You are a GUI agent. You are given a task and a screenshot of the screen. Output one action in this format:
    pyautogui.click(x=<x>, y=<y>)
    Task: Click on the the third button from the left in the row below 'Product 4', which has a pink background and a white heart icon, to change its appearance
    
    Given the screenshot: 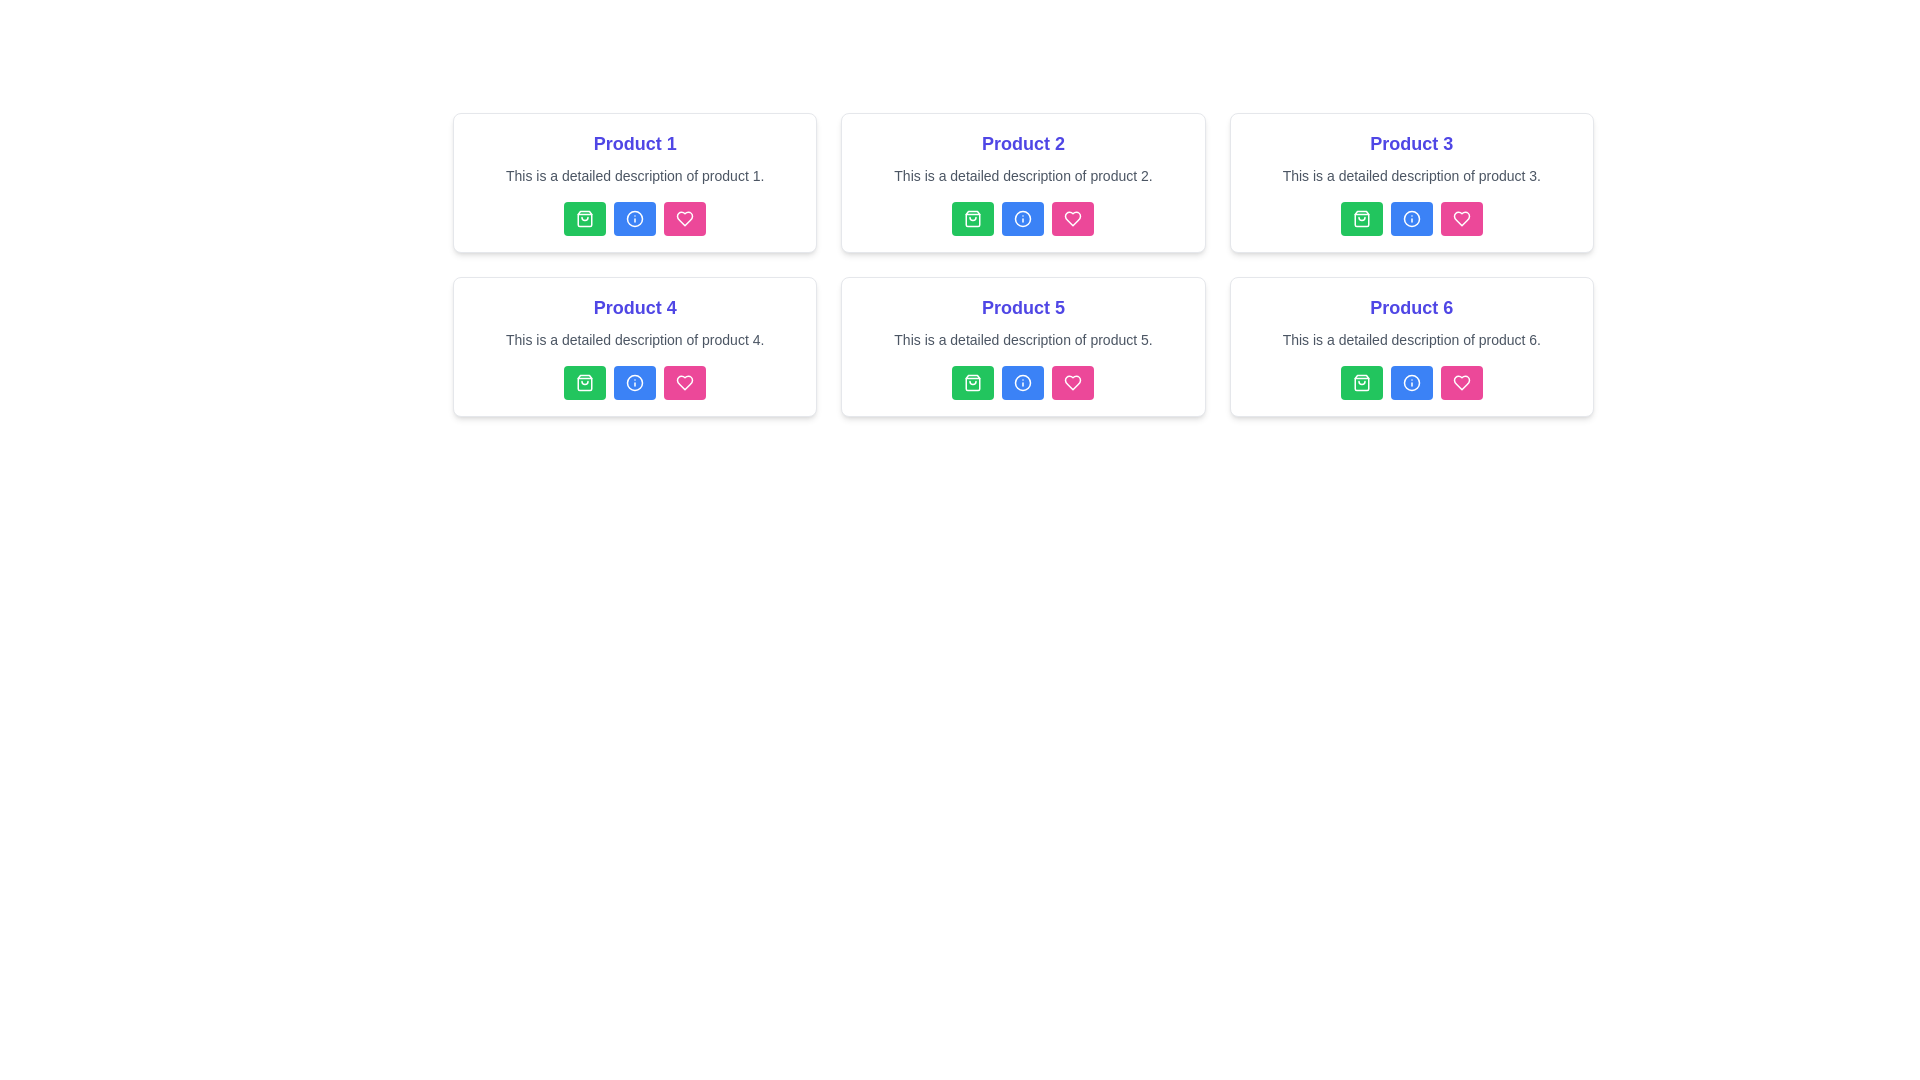 What is the action you would take?
    pyautogui.click(x=685, y=382)
    